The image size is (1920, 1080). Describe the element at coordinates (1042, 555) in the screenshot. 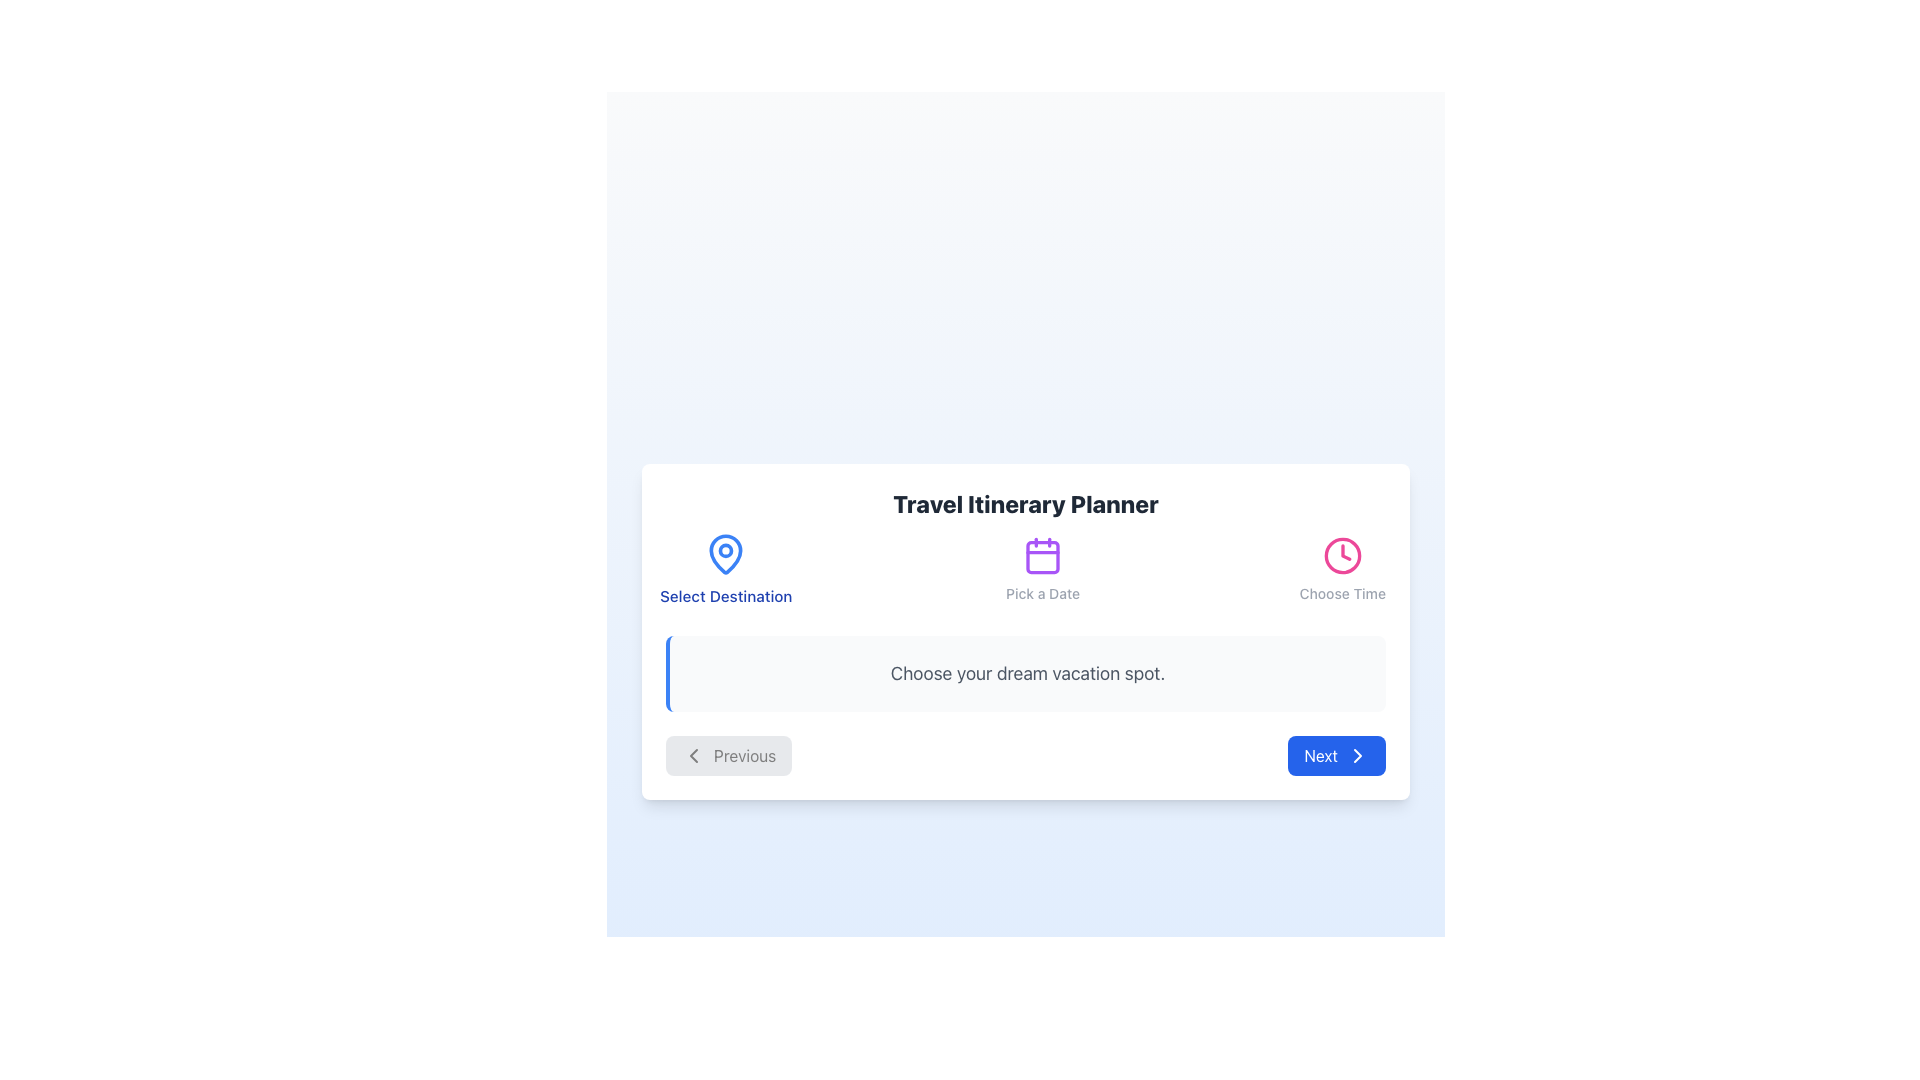

I see `the calendar icon, which is purple with rounded corners, located in the header section of the 'Travel Itinerary Planner' interface` at that location.